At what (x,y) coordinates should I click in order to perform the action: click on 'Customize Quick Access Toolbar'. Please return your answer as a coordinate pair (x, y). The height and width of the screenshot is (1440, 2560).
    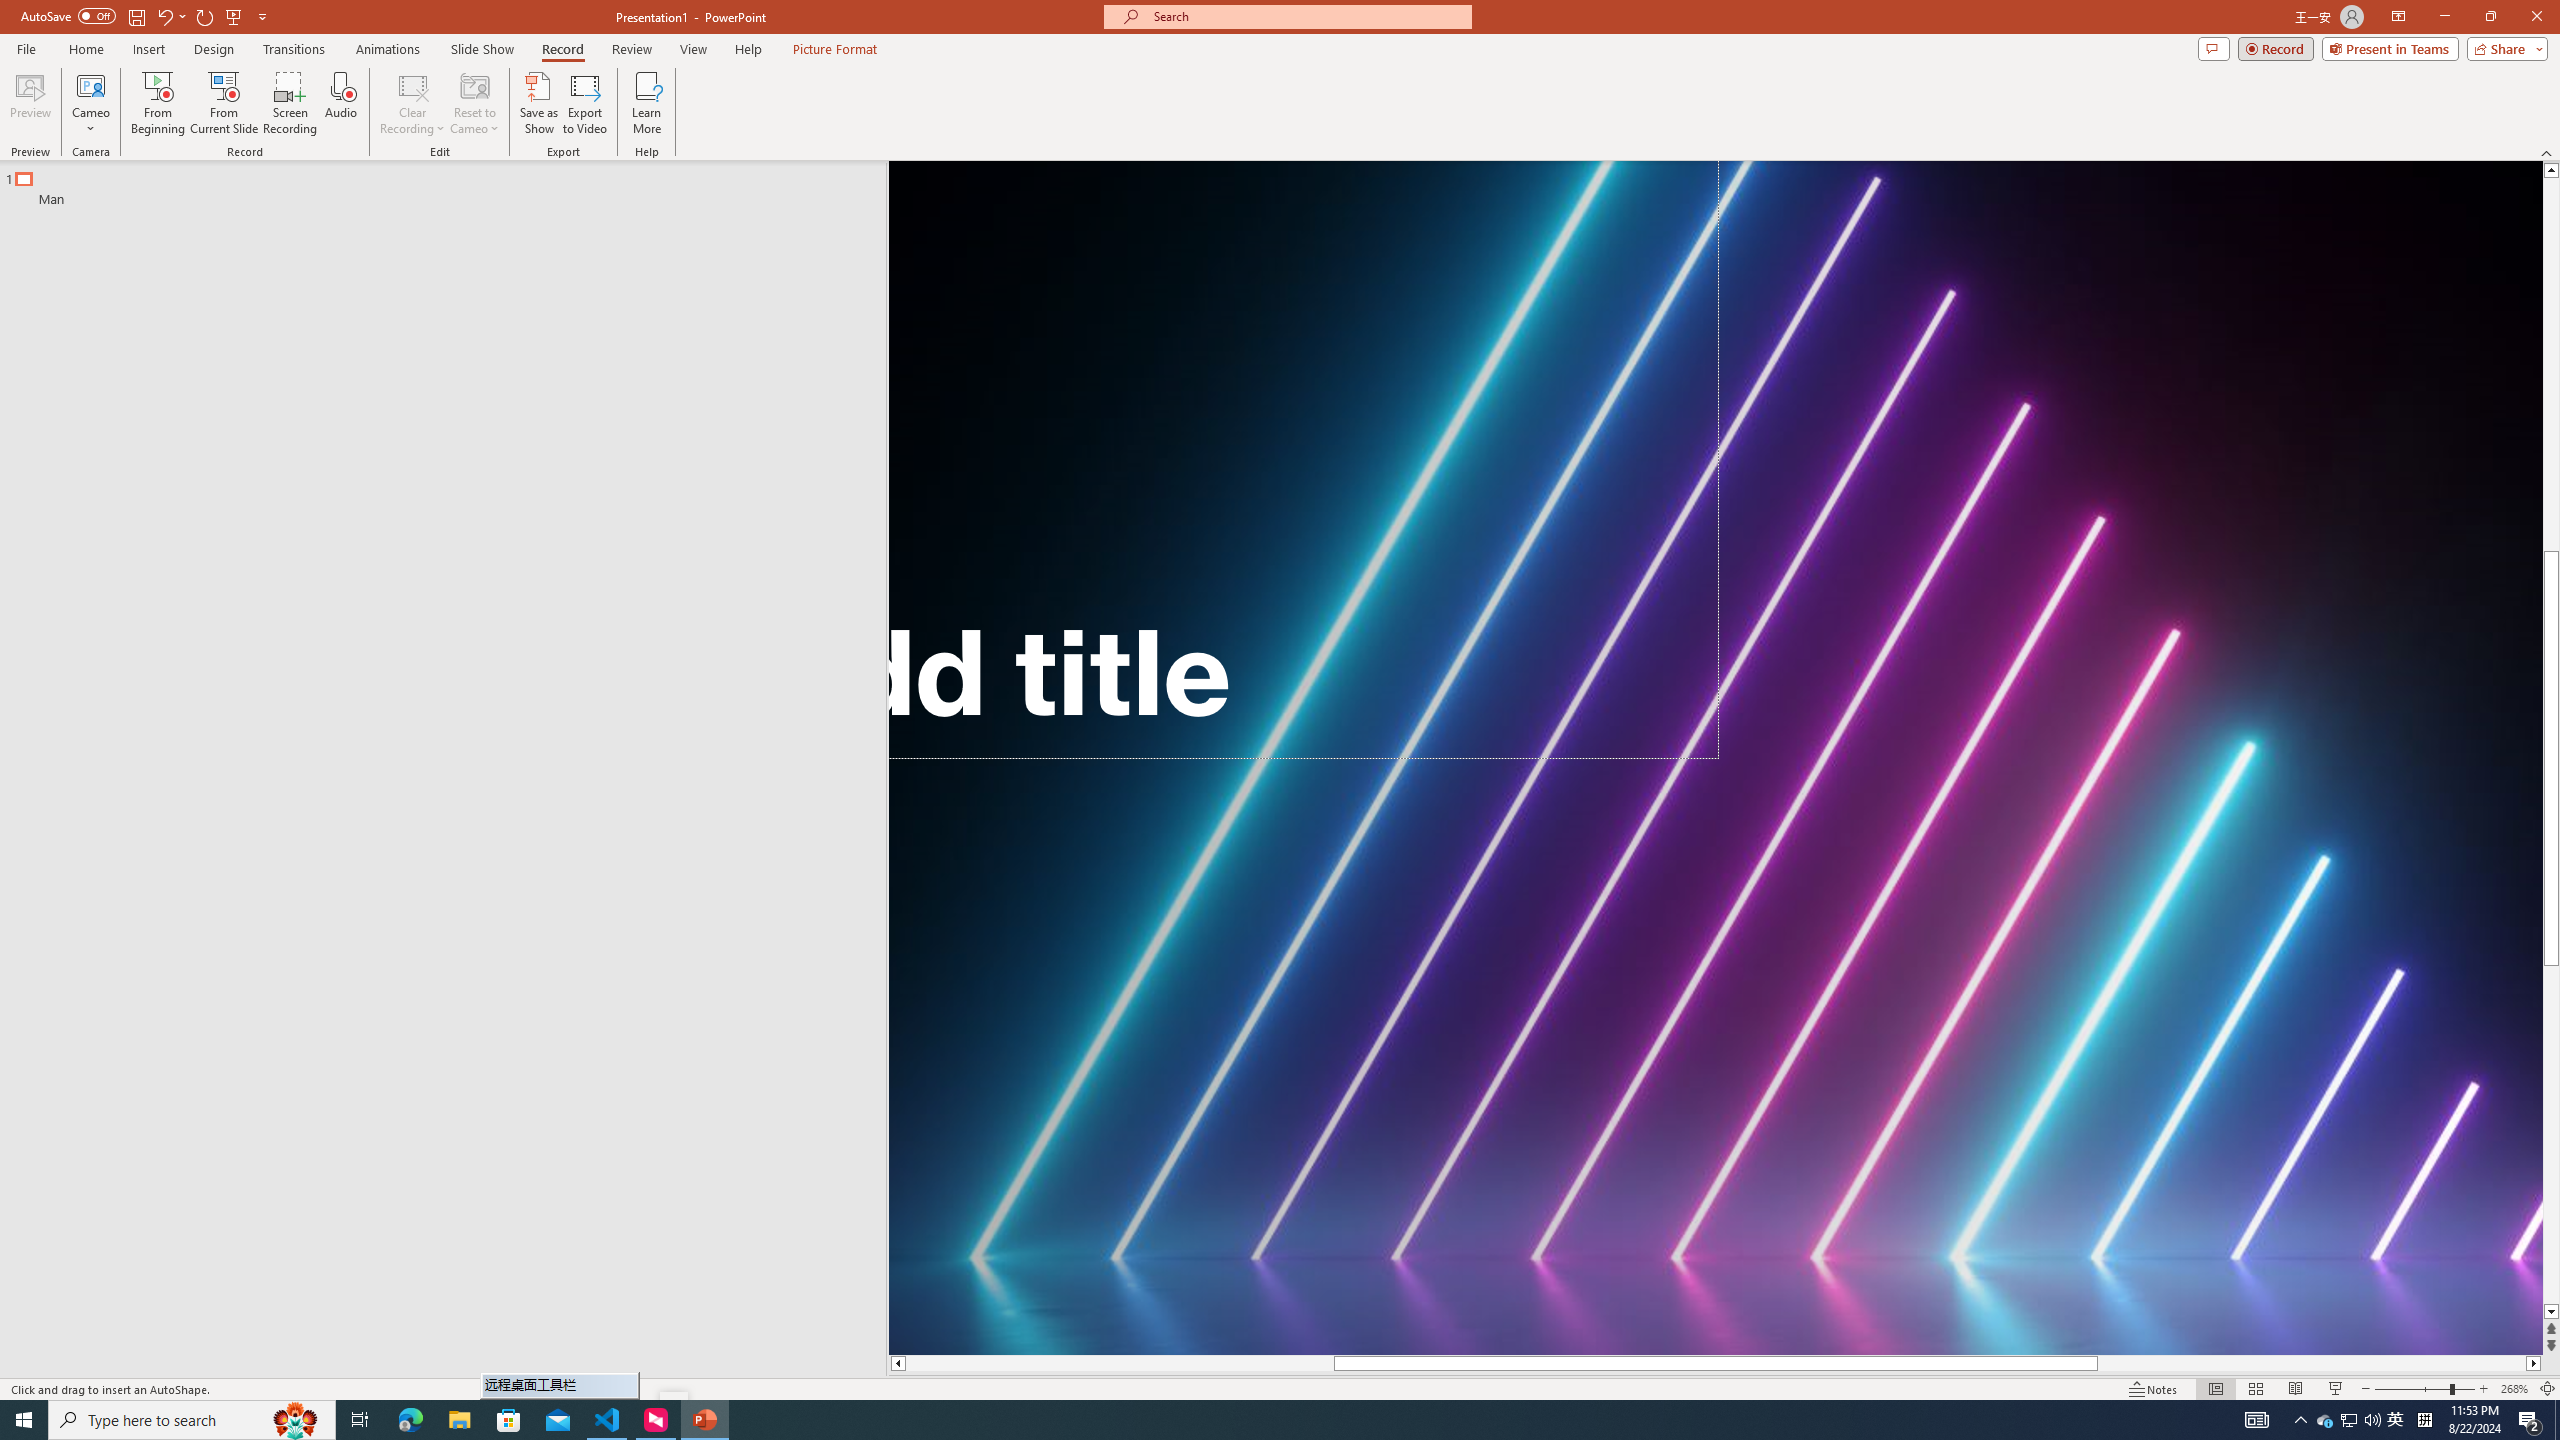
    Looking at the image, I should click on (261, 15).